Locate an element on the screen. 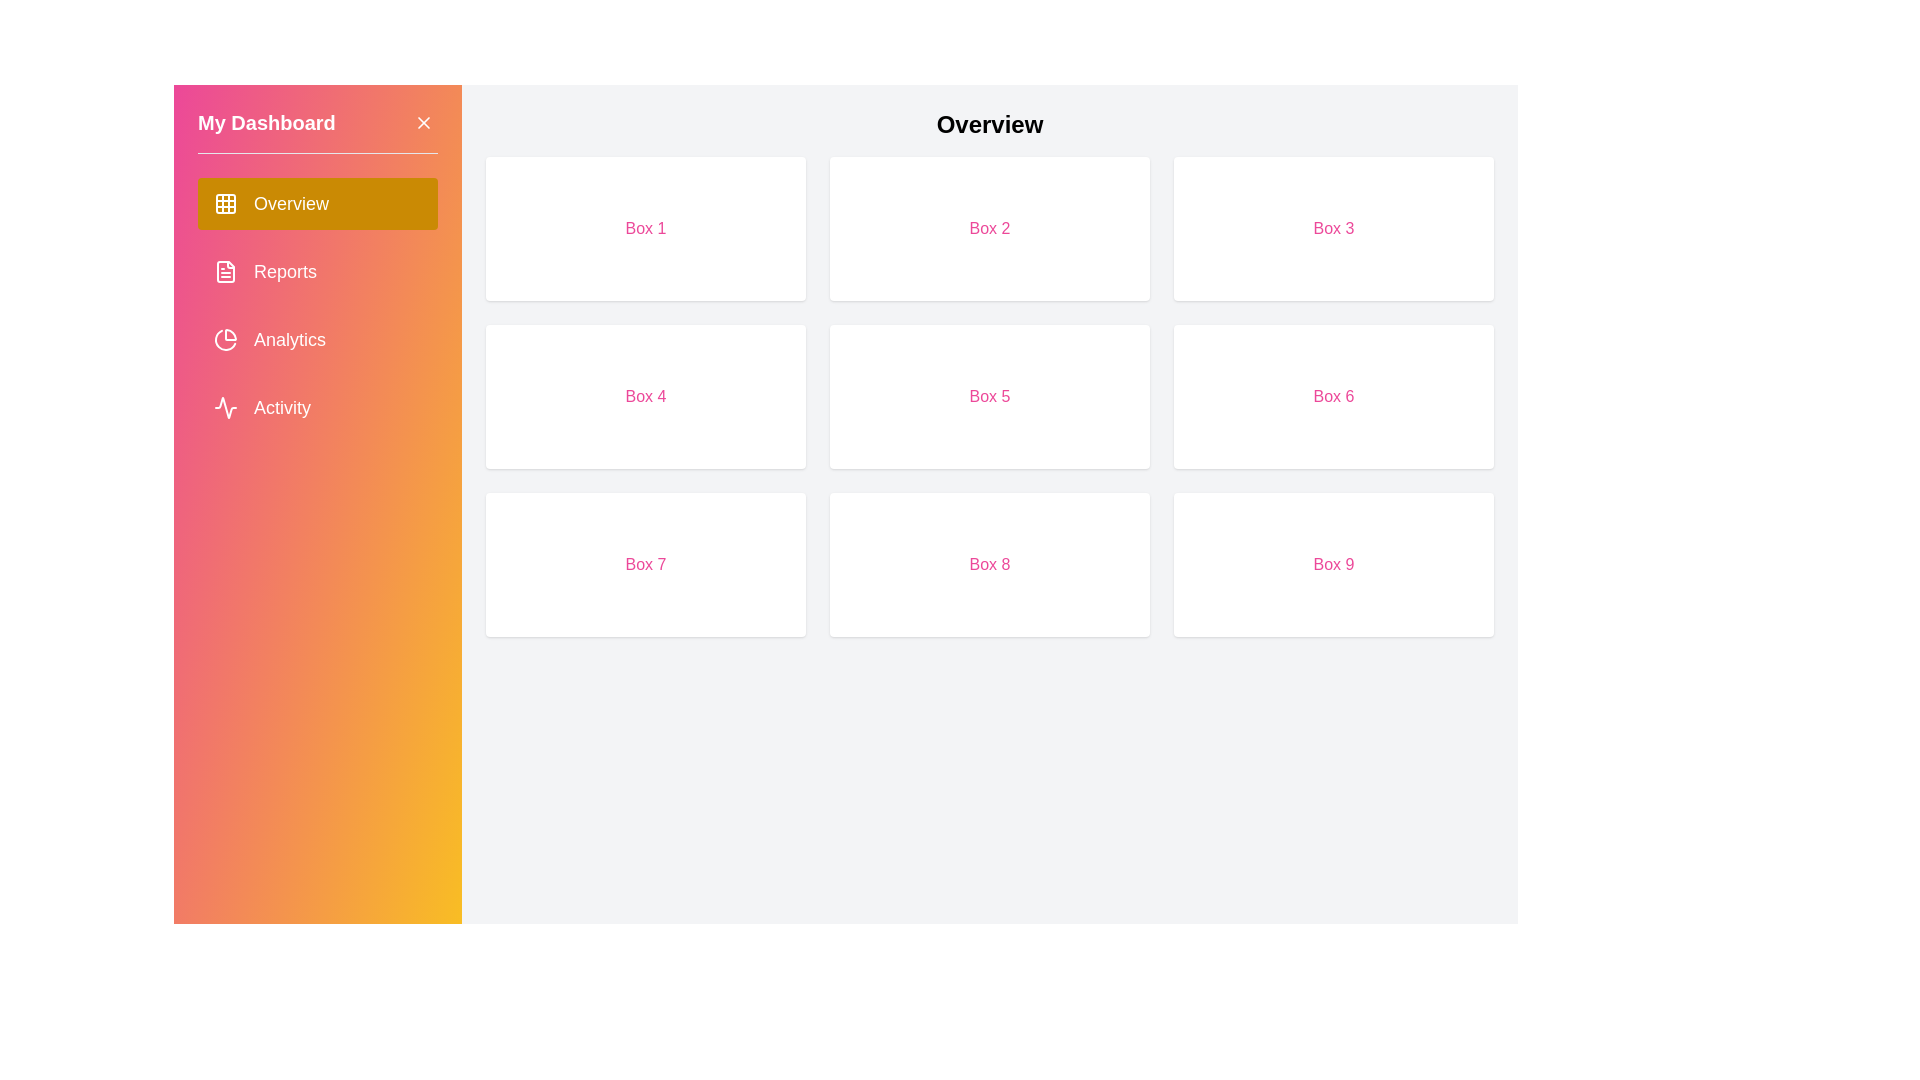  the sidebar item Activity to observe its visual change is located at coordinates (316, 407).